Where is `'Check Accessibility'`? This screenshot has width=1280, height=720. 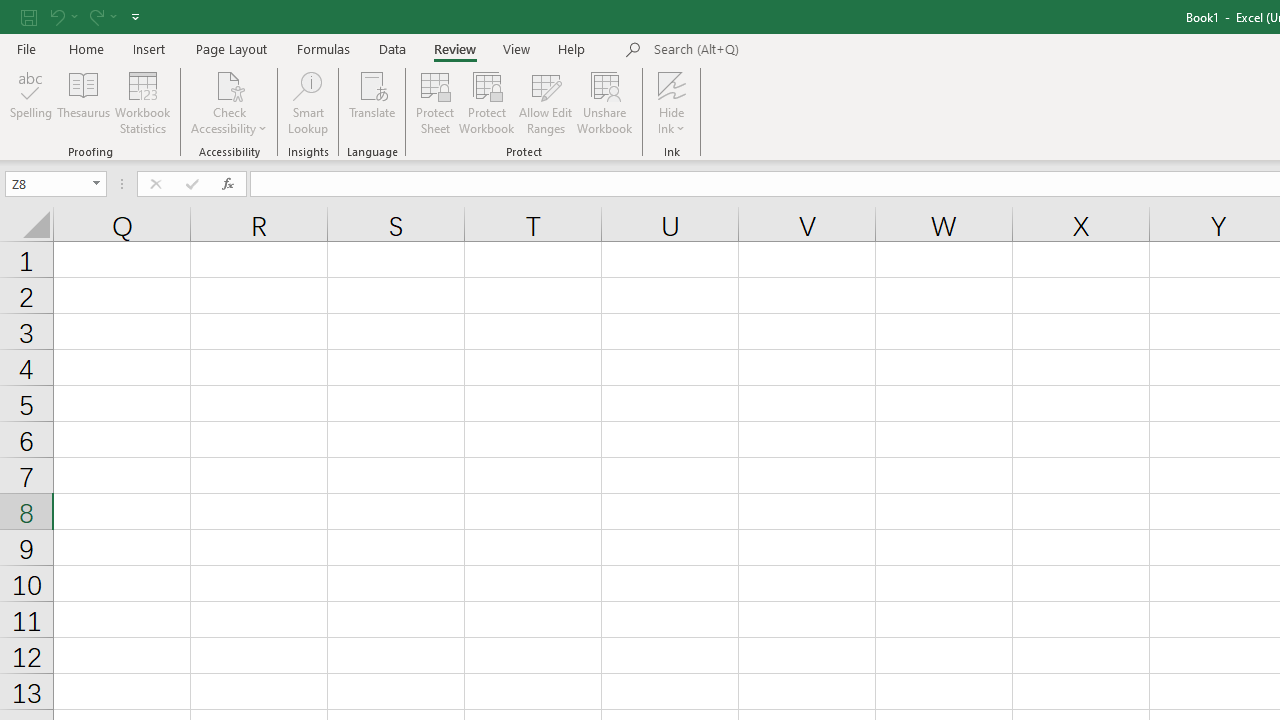 'Check Accessibility' is located at coordinates (229, 103).